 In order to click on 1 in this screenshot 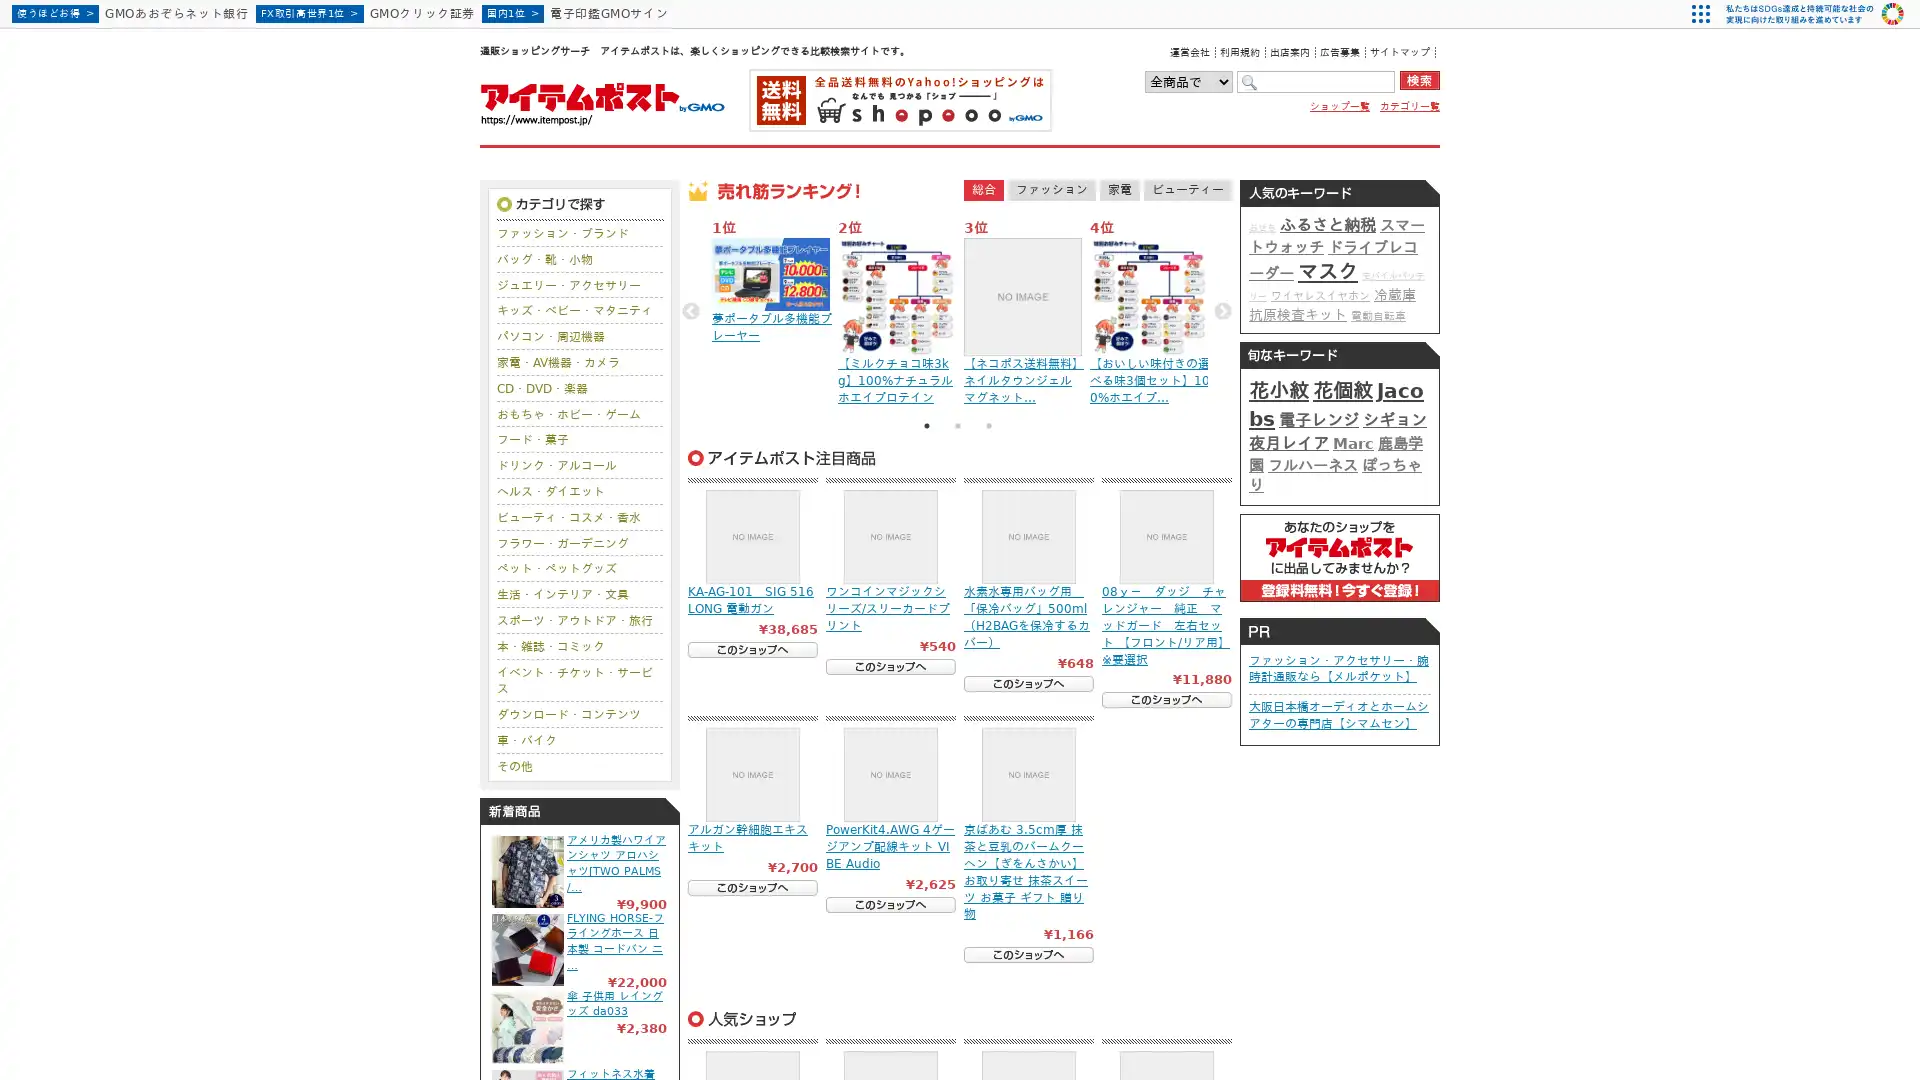, I will do `click(925, 424)`.